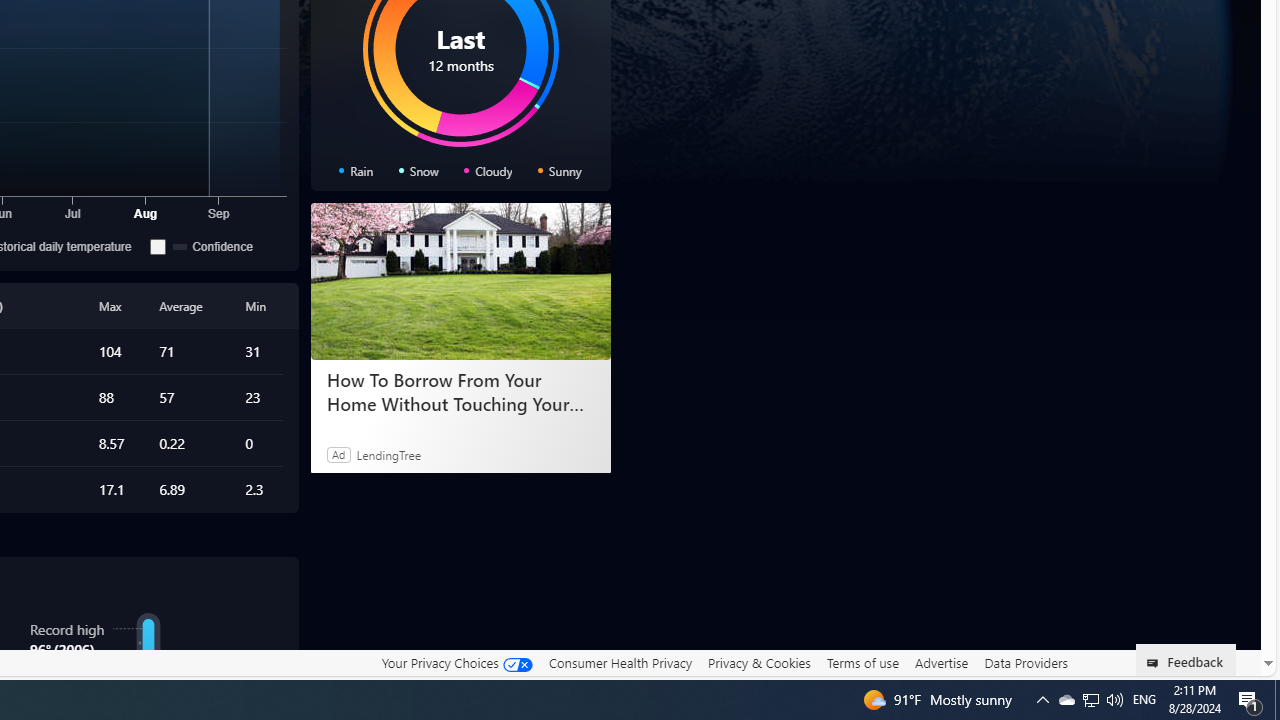 The height and width of the screenshot is (720, 1280). Describe the element at coordinates (157, 245) in the screenshot. I see `'Confidence'` at that location.